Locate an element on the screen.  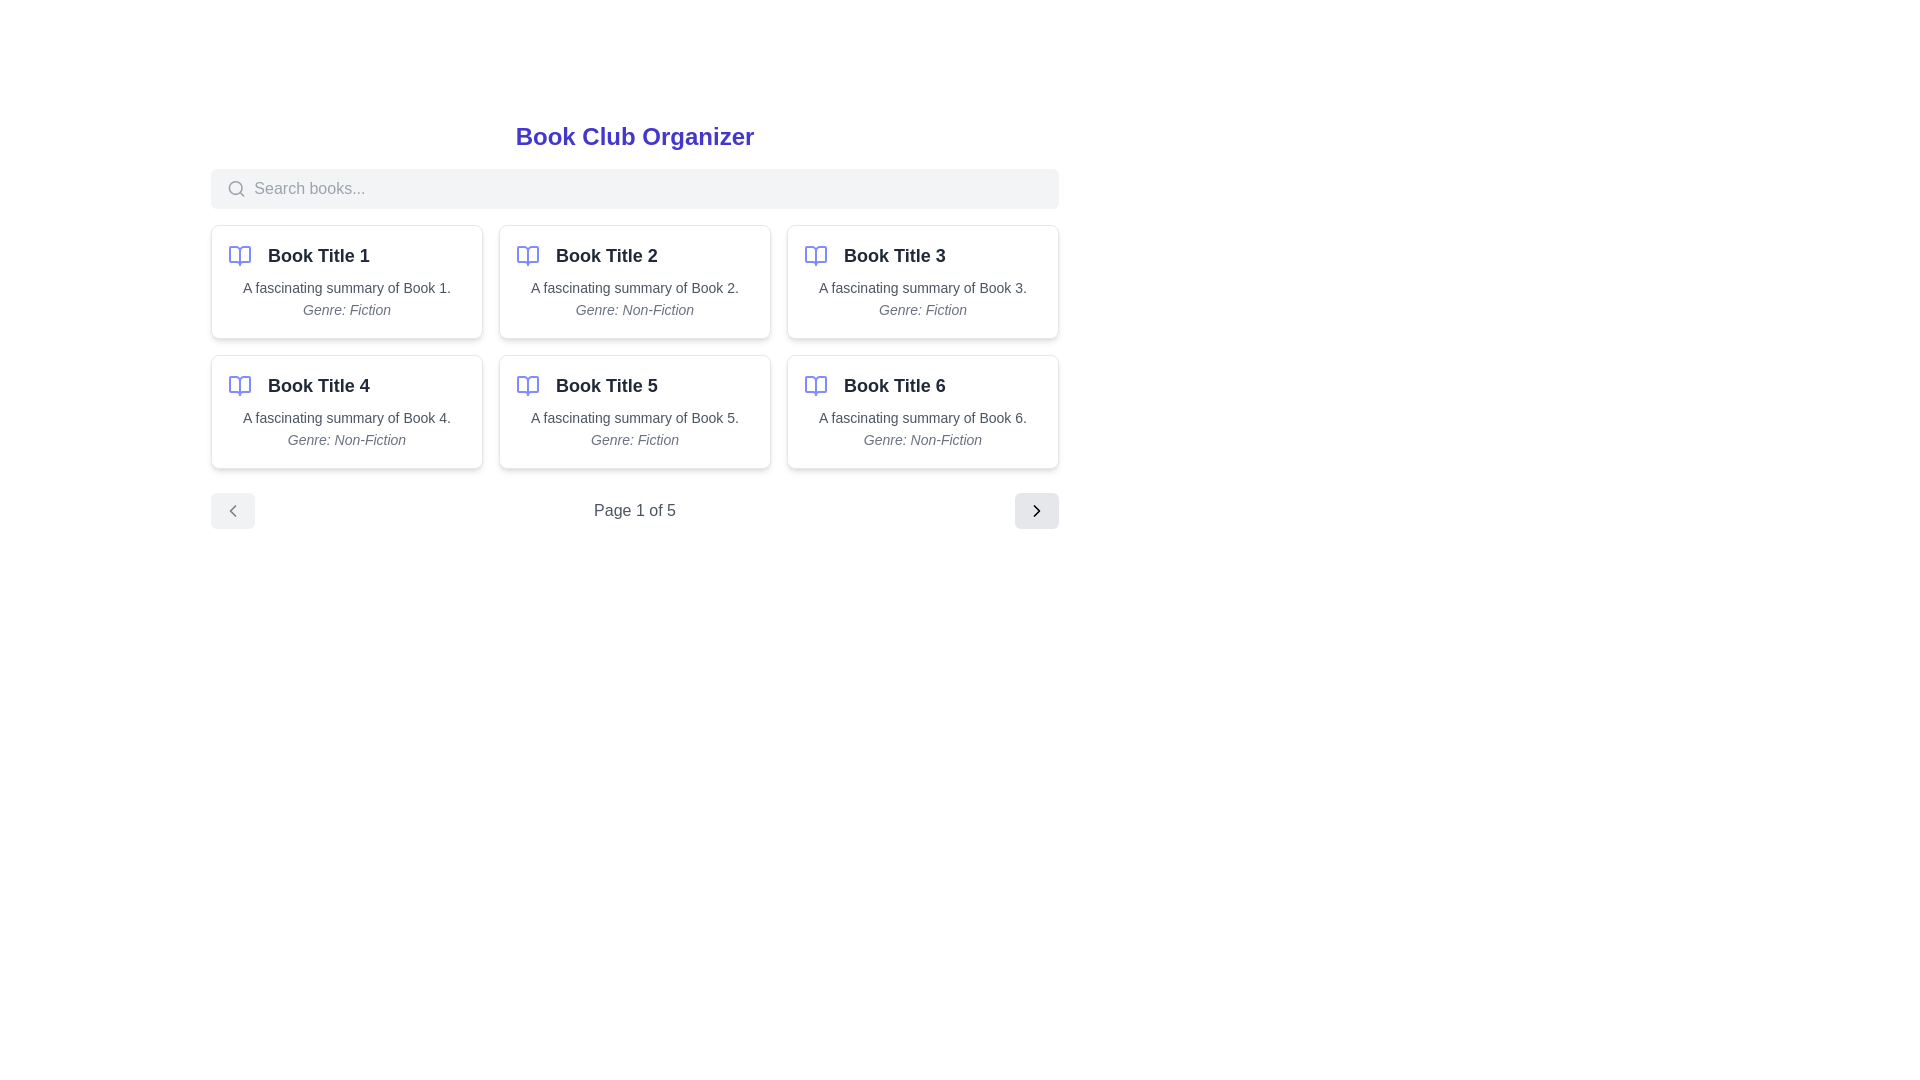
details of the book presented on the information card located in the third column of the first row of the grid layout is located at coordinates (921, 281).